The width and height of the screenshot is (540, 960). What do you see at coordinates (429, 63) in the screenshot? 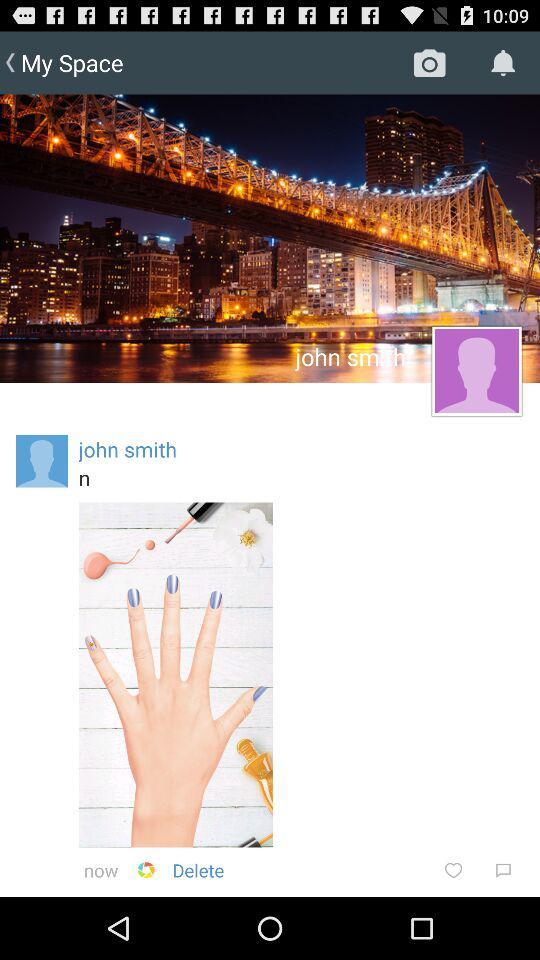
I see `the camera icon on the page` at bounding box center [429, 63].